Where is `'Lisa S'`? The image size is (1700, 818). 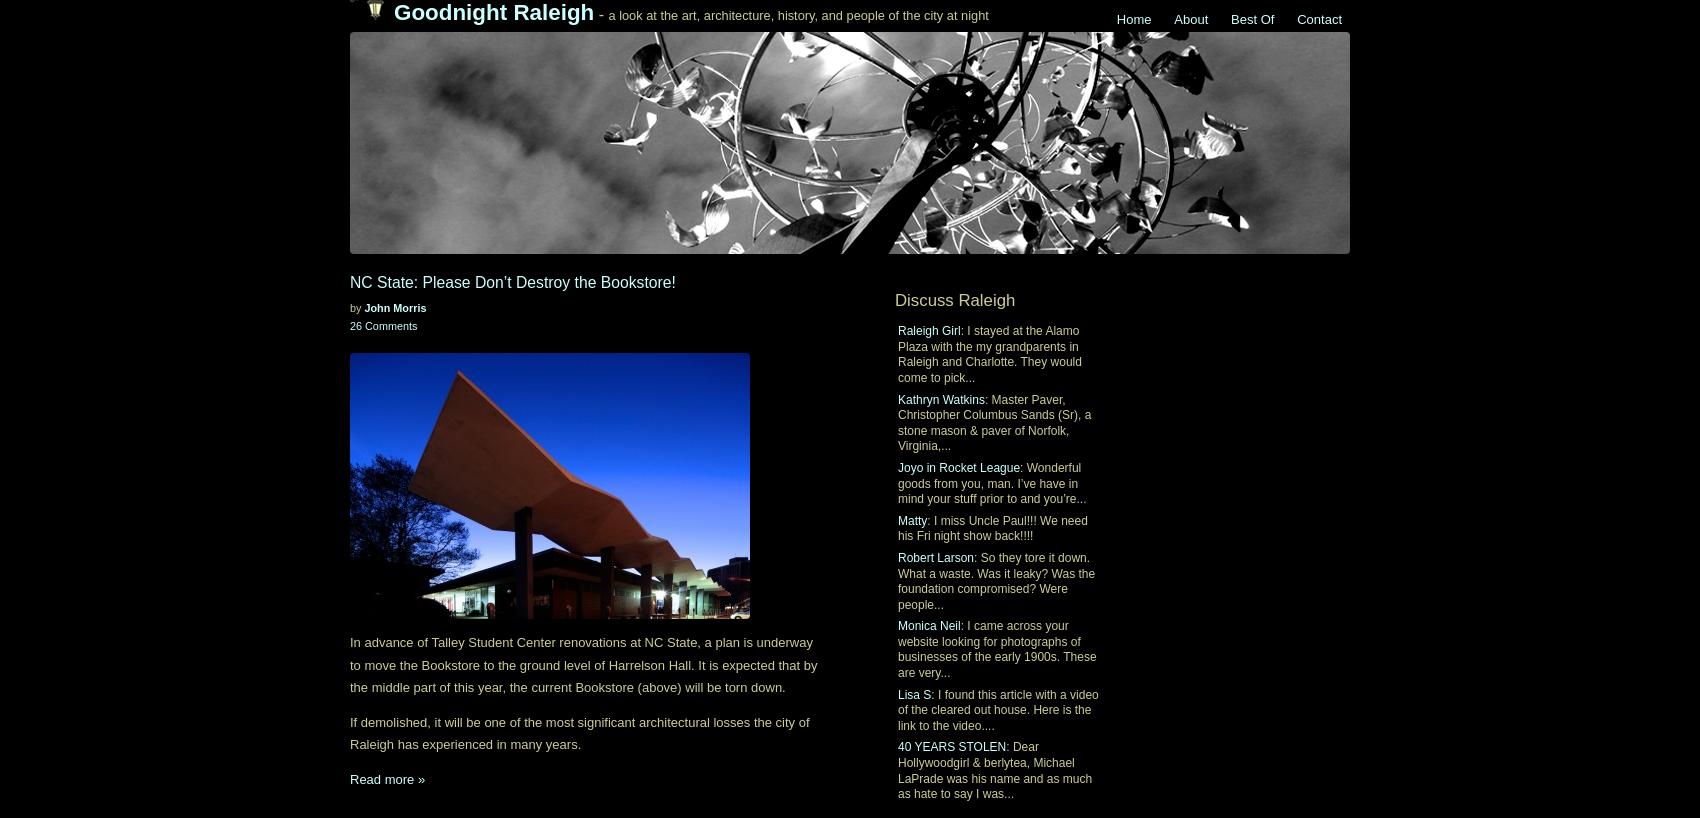
'Lisa S' is located at coordinates (914, 692).